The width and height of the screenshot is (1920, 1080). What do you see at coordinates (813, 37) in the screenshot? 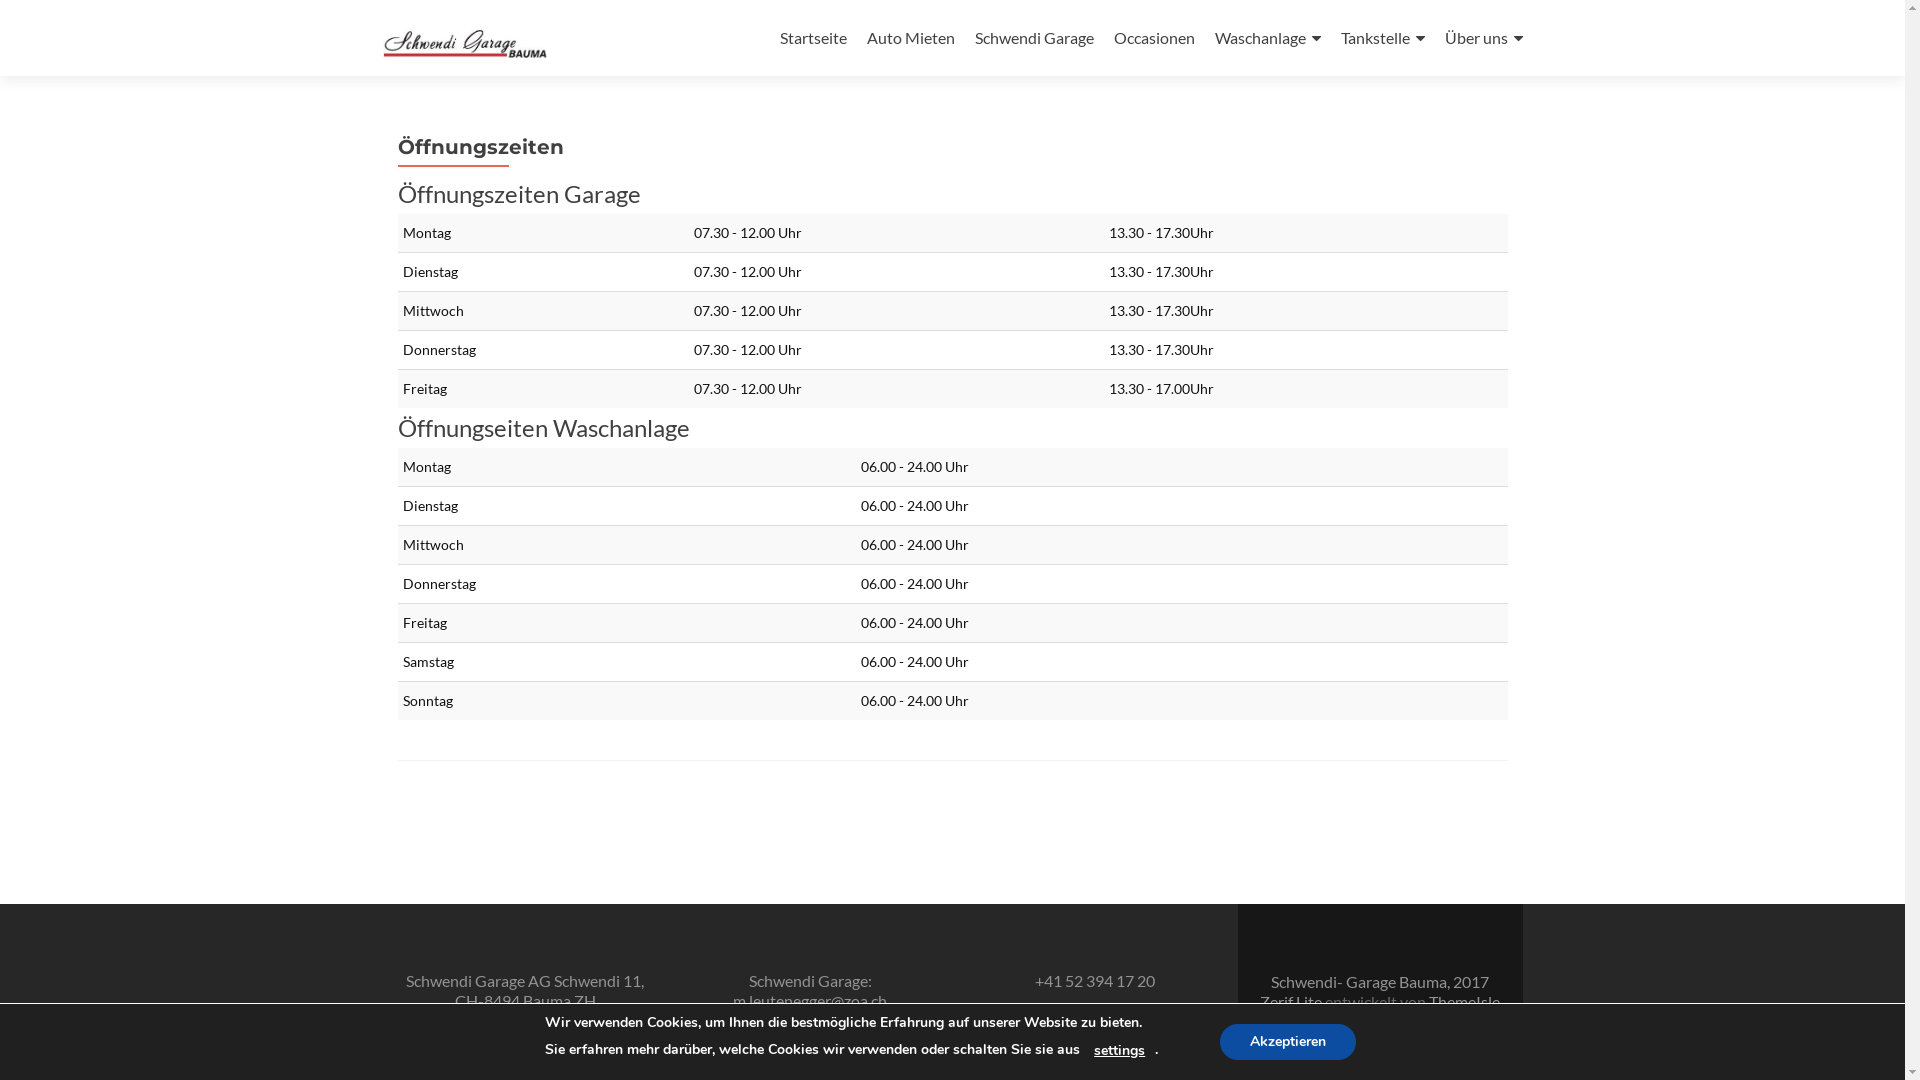
I see `'Startseite'` at bounding box center [813, 37].